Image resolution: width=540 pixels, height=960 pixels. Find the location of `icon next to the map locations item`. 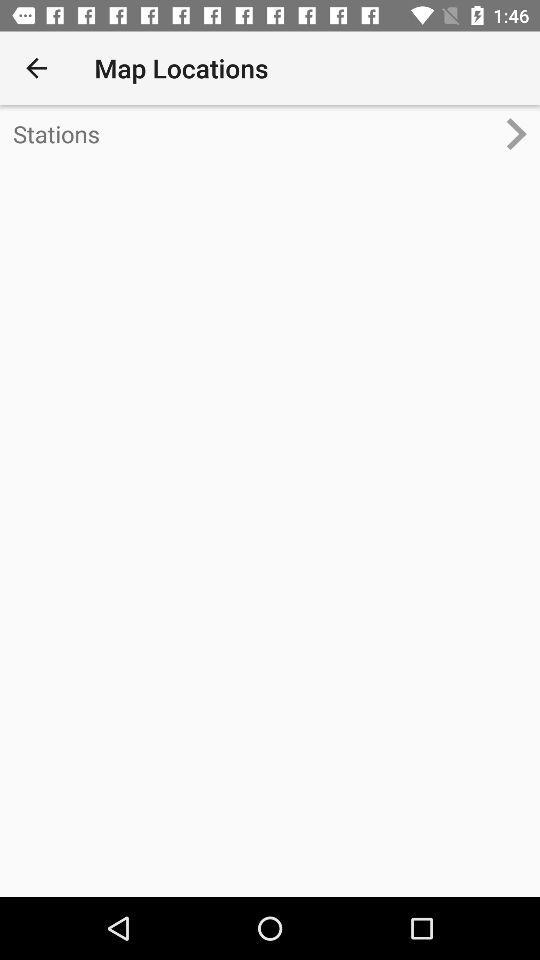

icon next to the map locations item is located at coordinates (36, 68).